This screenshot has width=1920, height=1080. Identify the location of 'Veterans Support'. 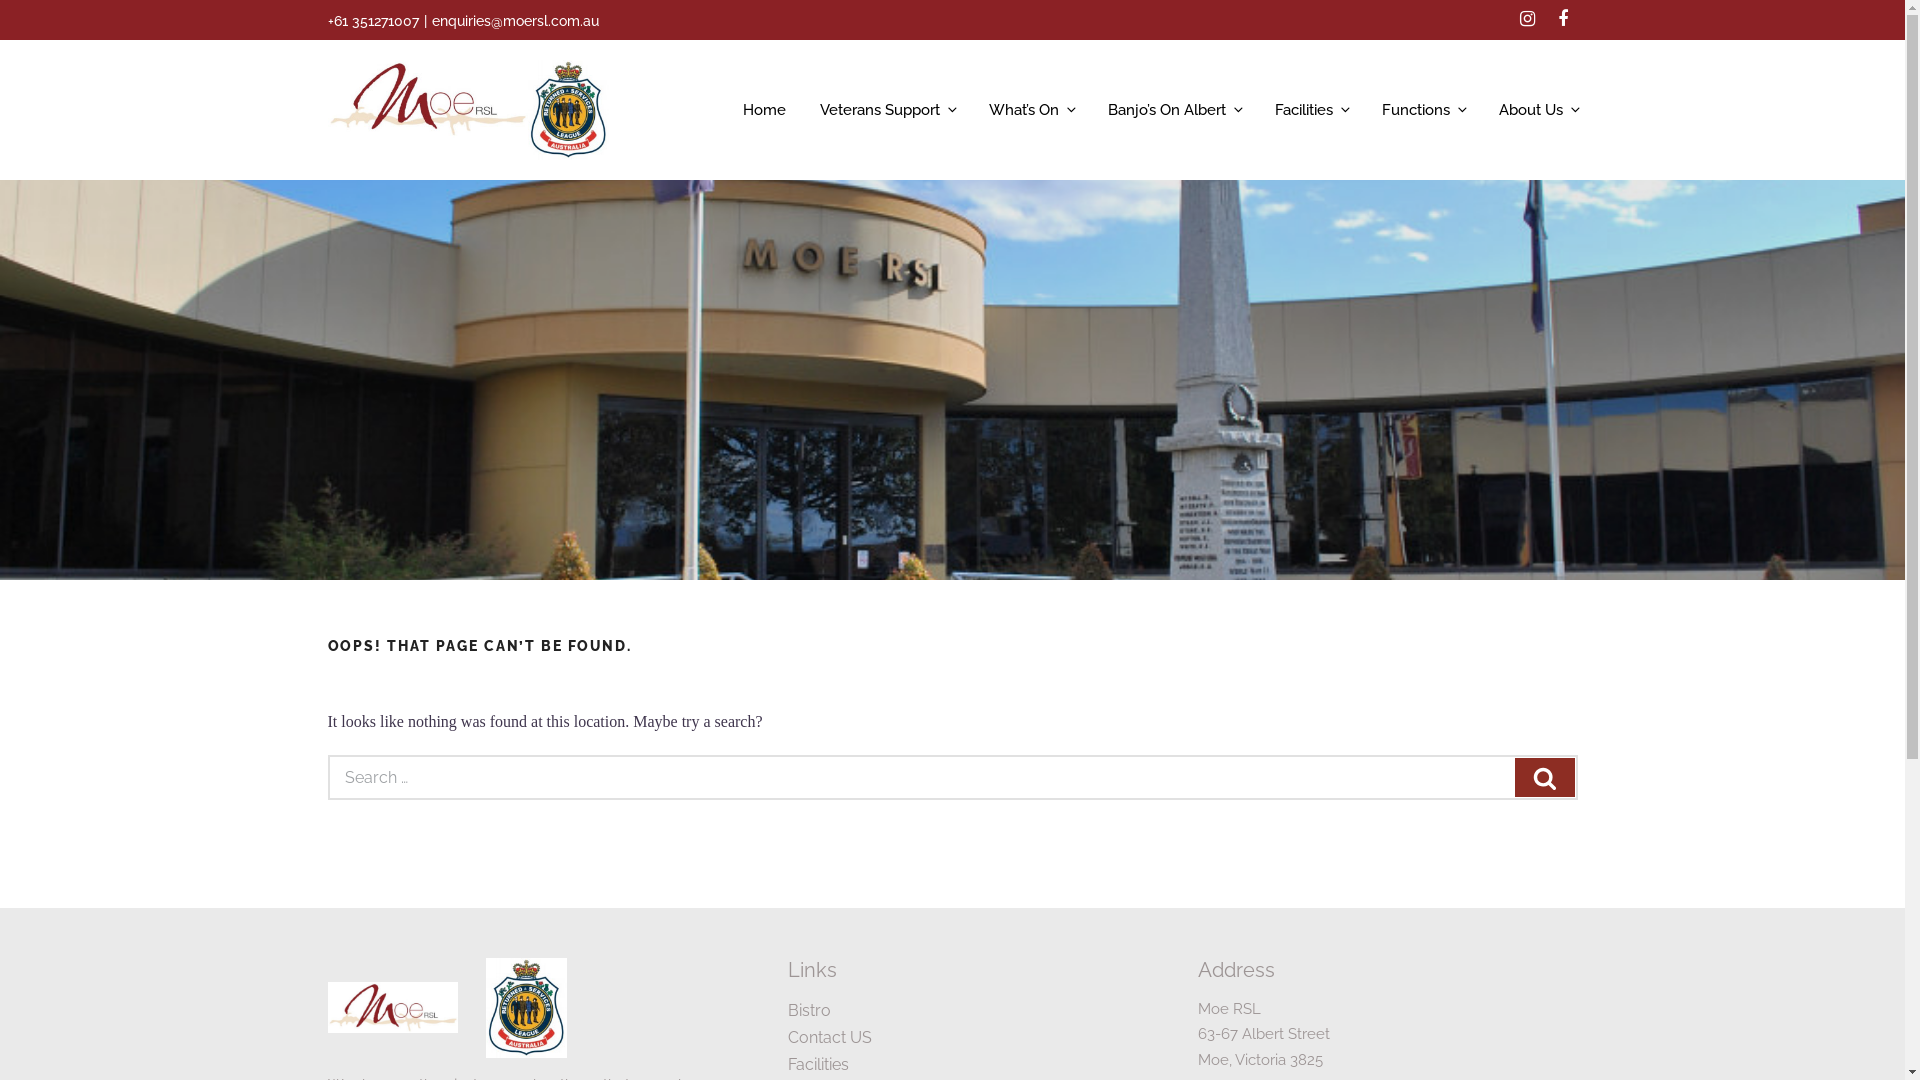
(804, 110).